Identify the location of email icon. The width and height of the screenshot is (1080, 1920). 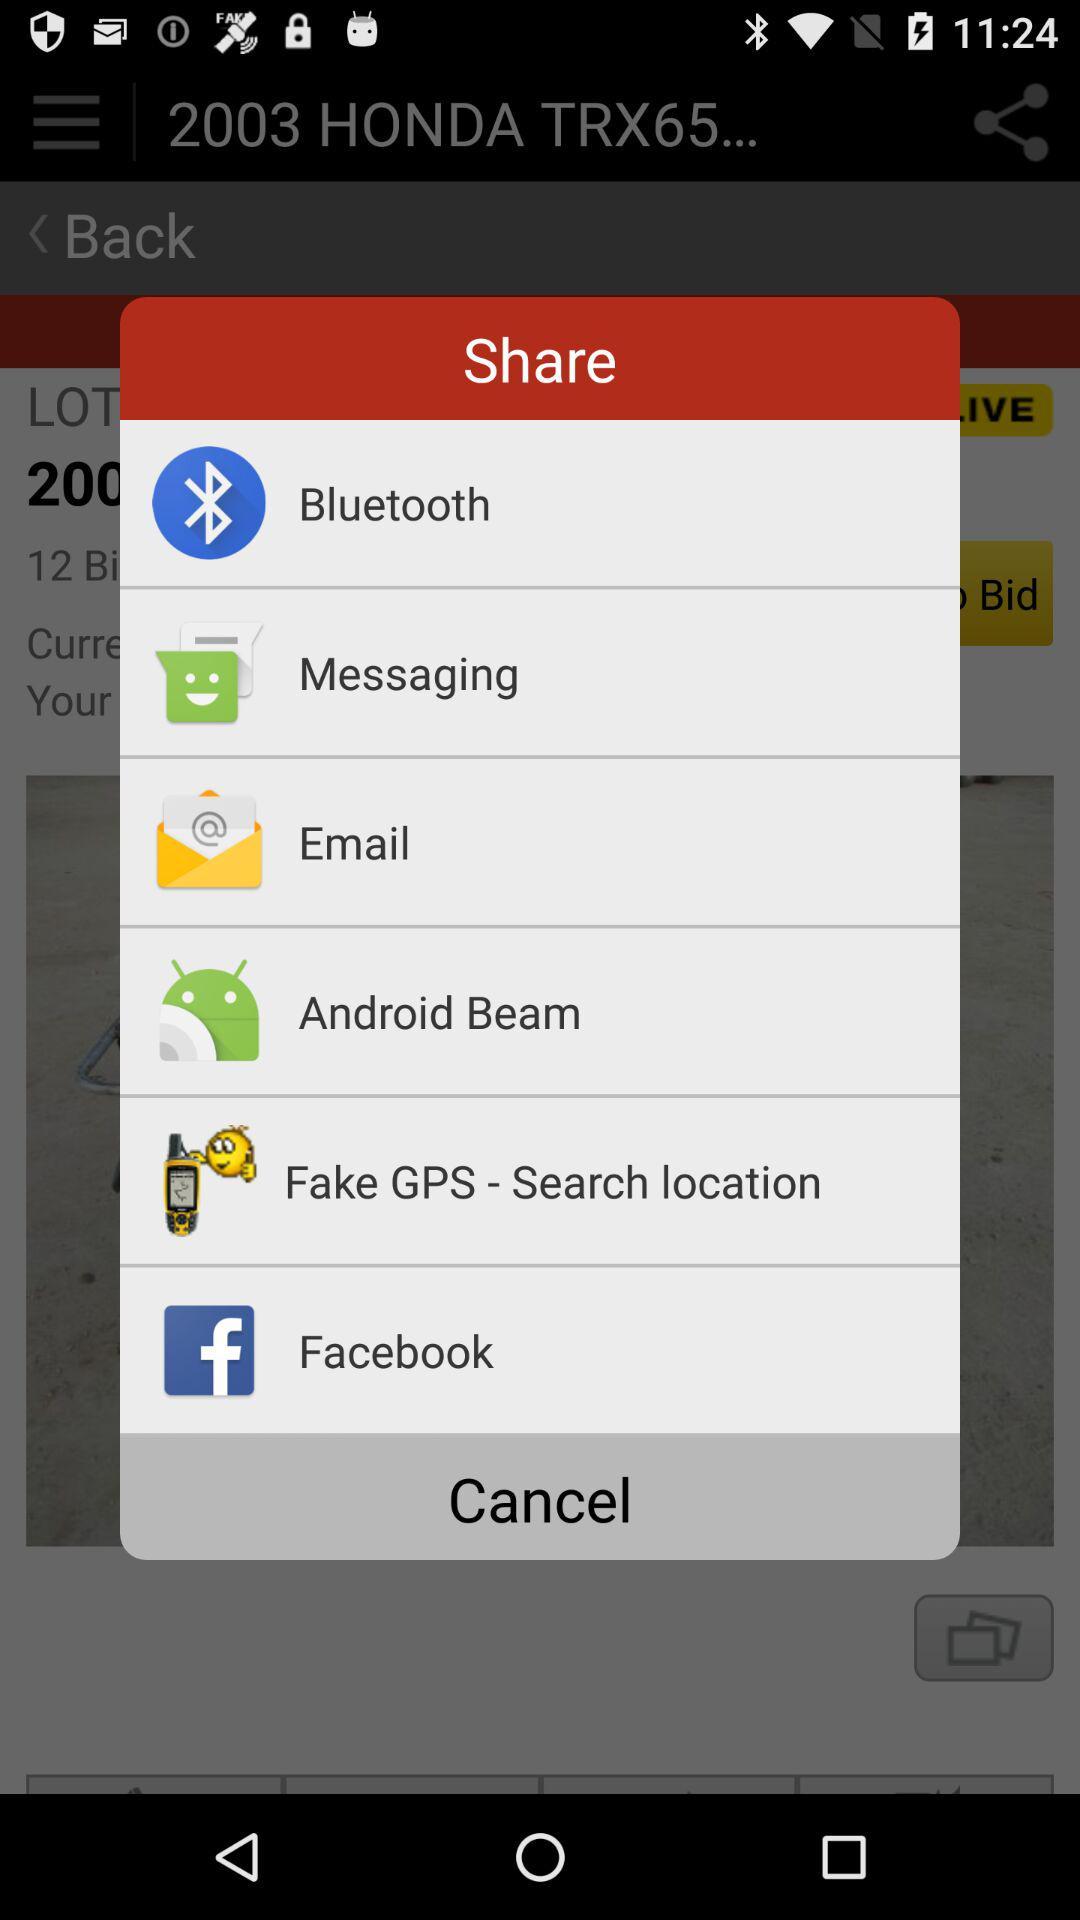
(628, 841).